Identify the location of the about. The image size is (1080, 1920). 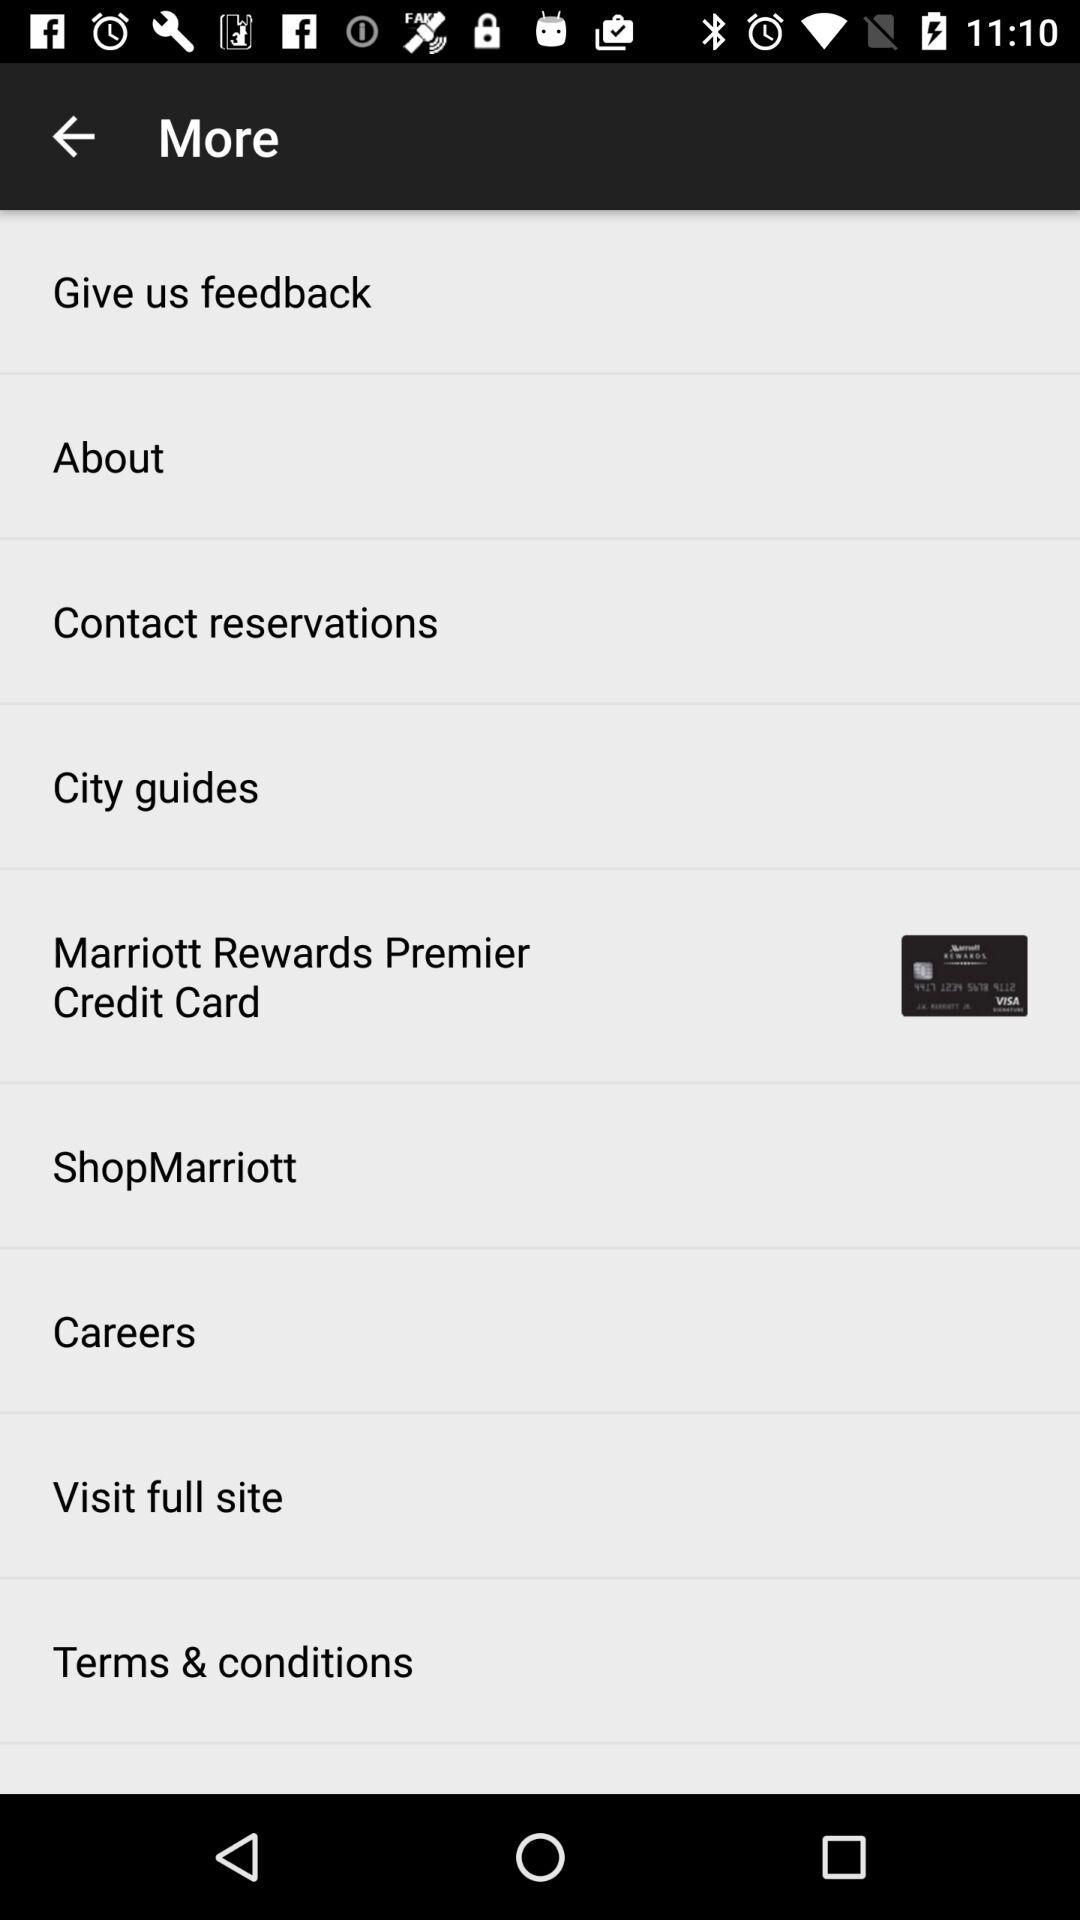
(108, 455).